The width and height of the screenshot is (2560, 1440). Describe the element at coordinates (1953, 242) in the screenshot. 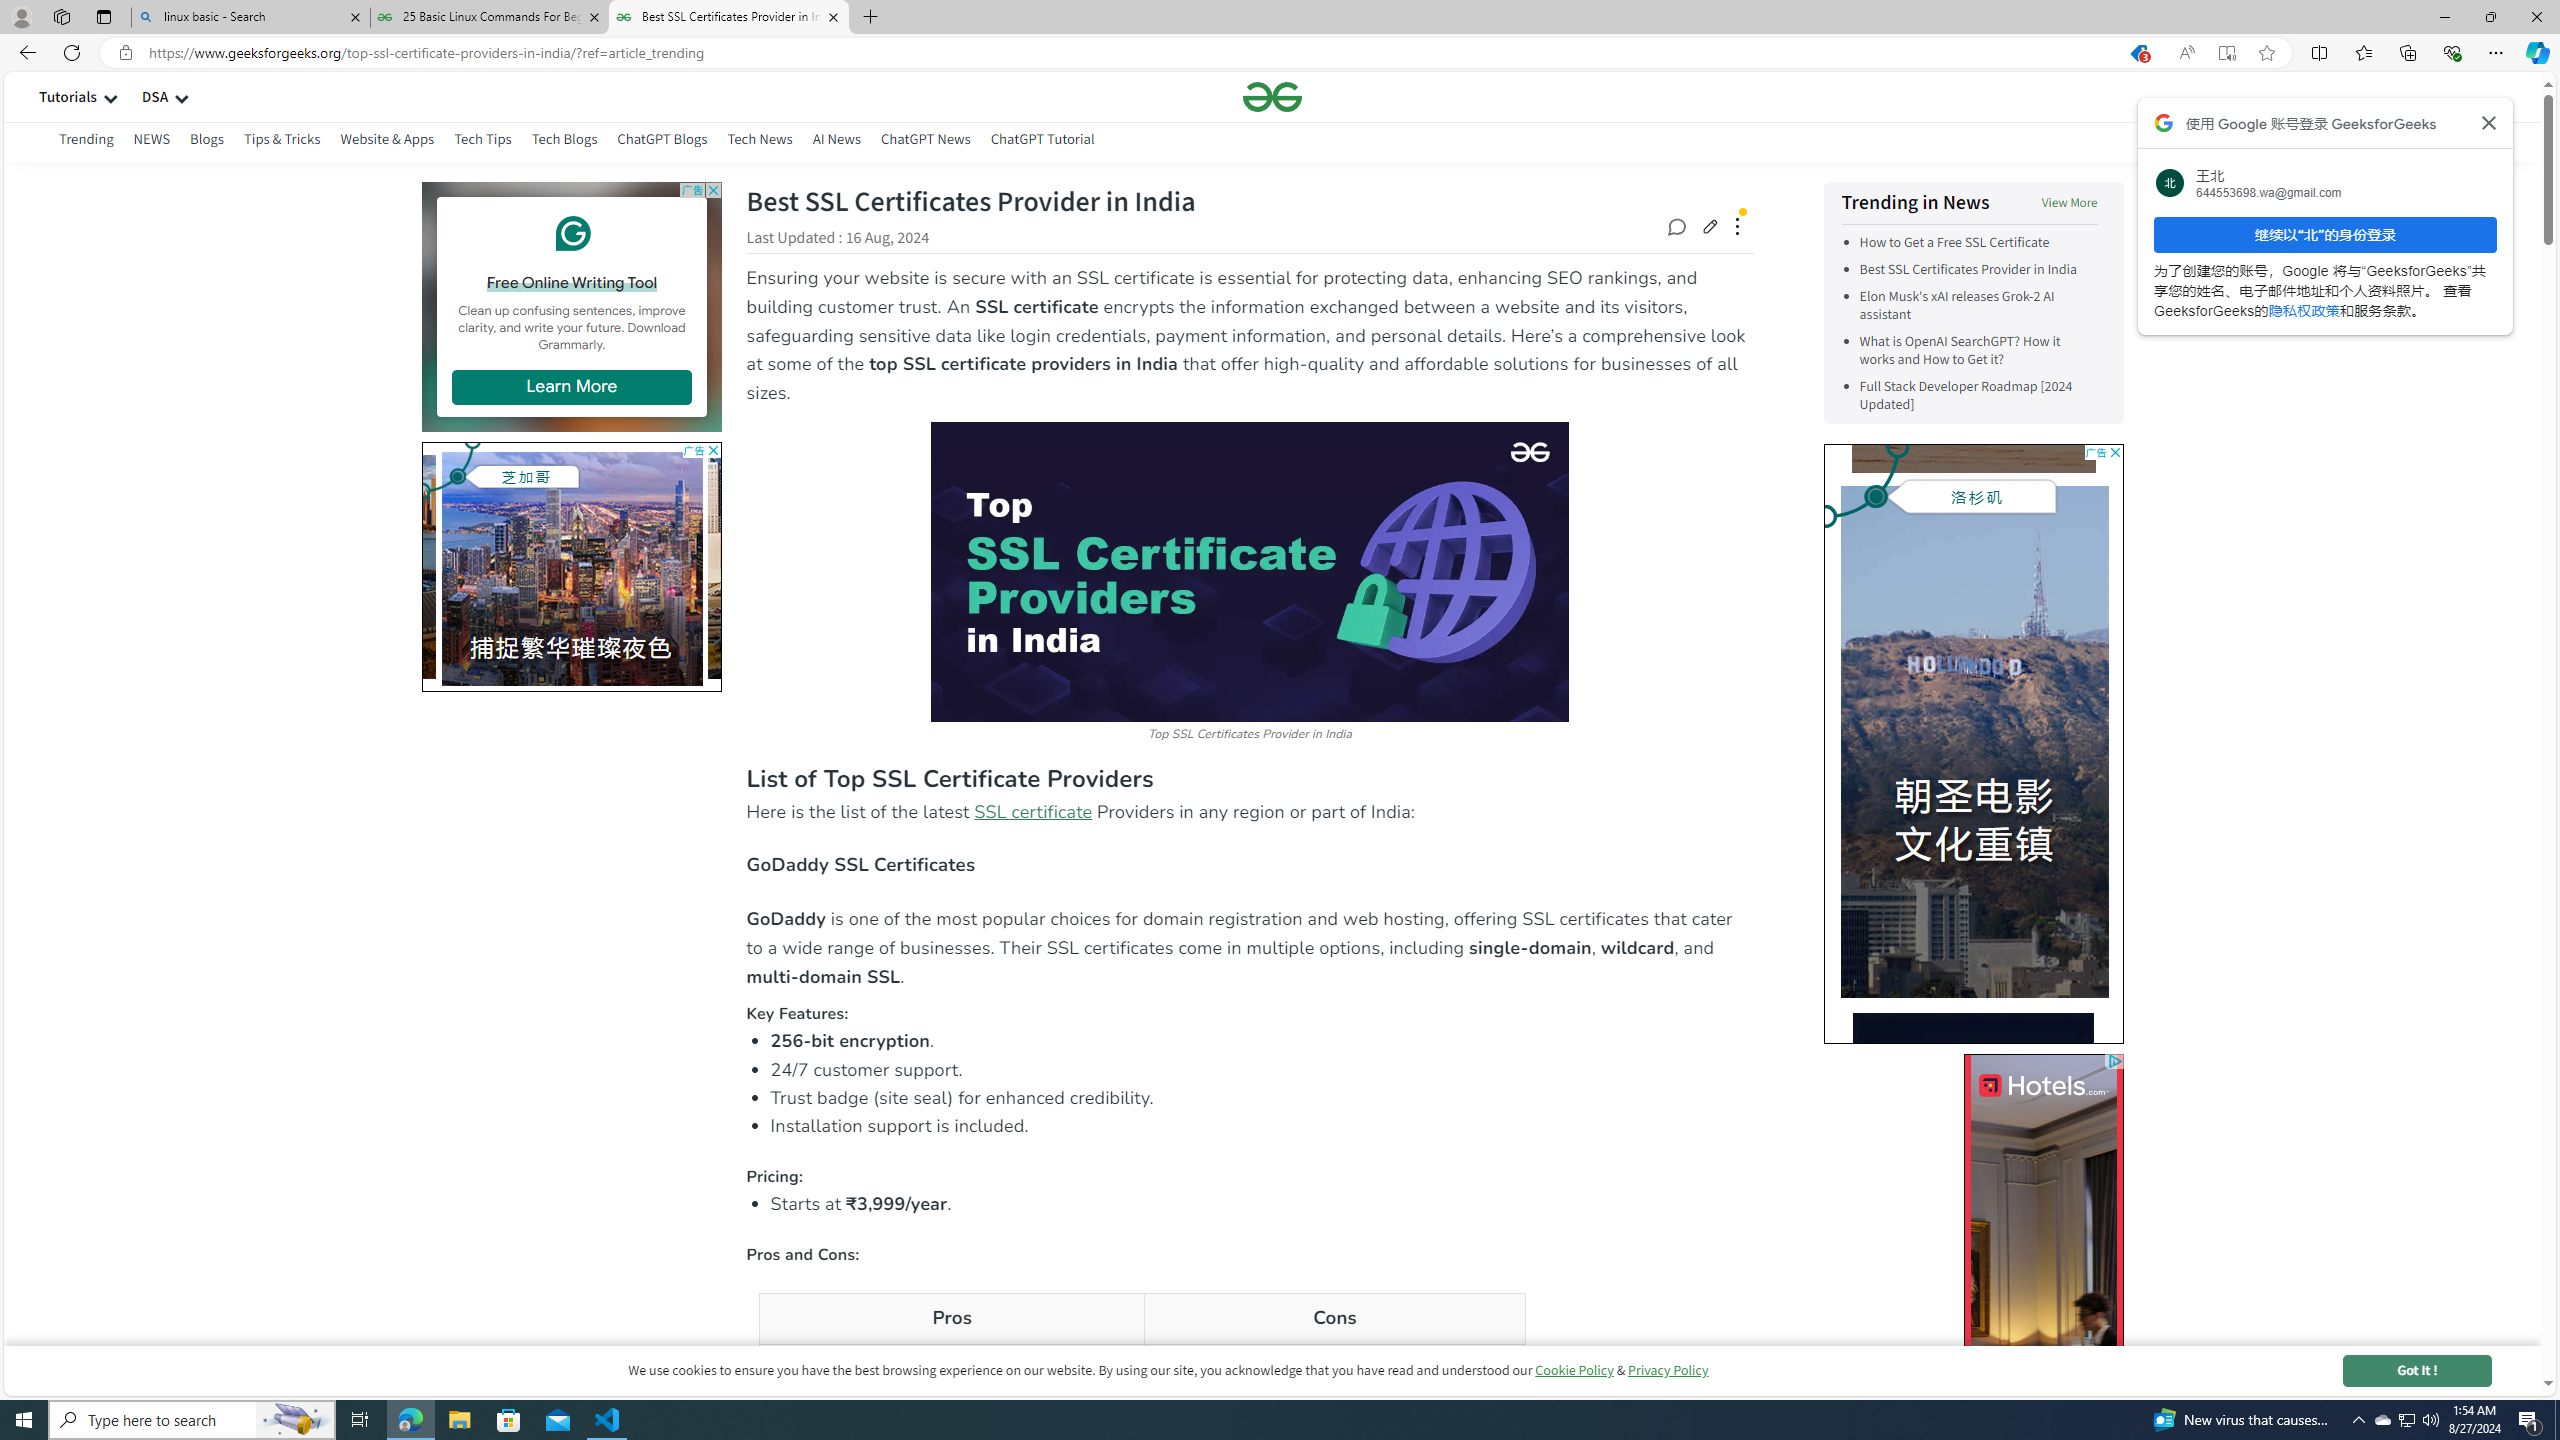

I see `'How to Get a Free SSL Certificate'` at that location.